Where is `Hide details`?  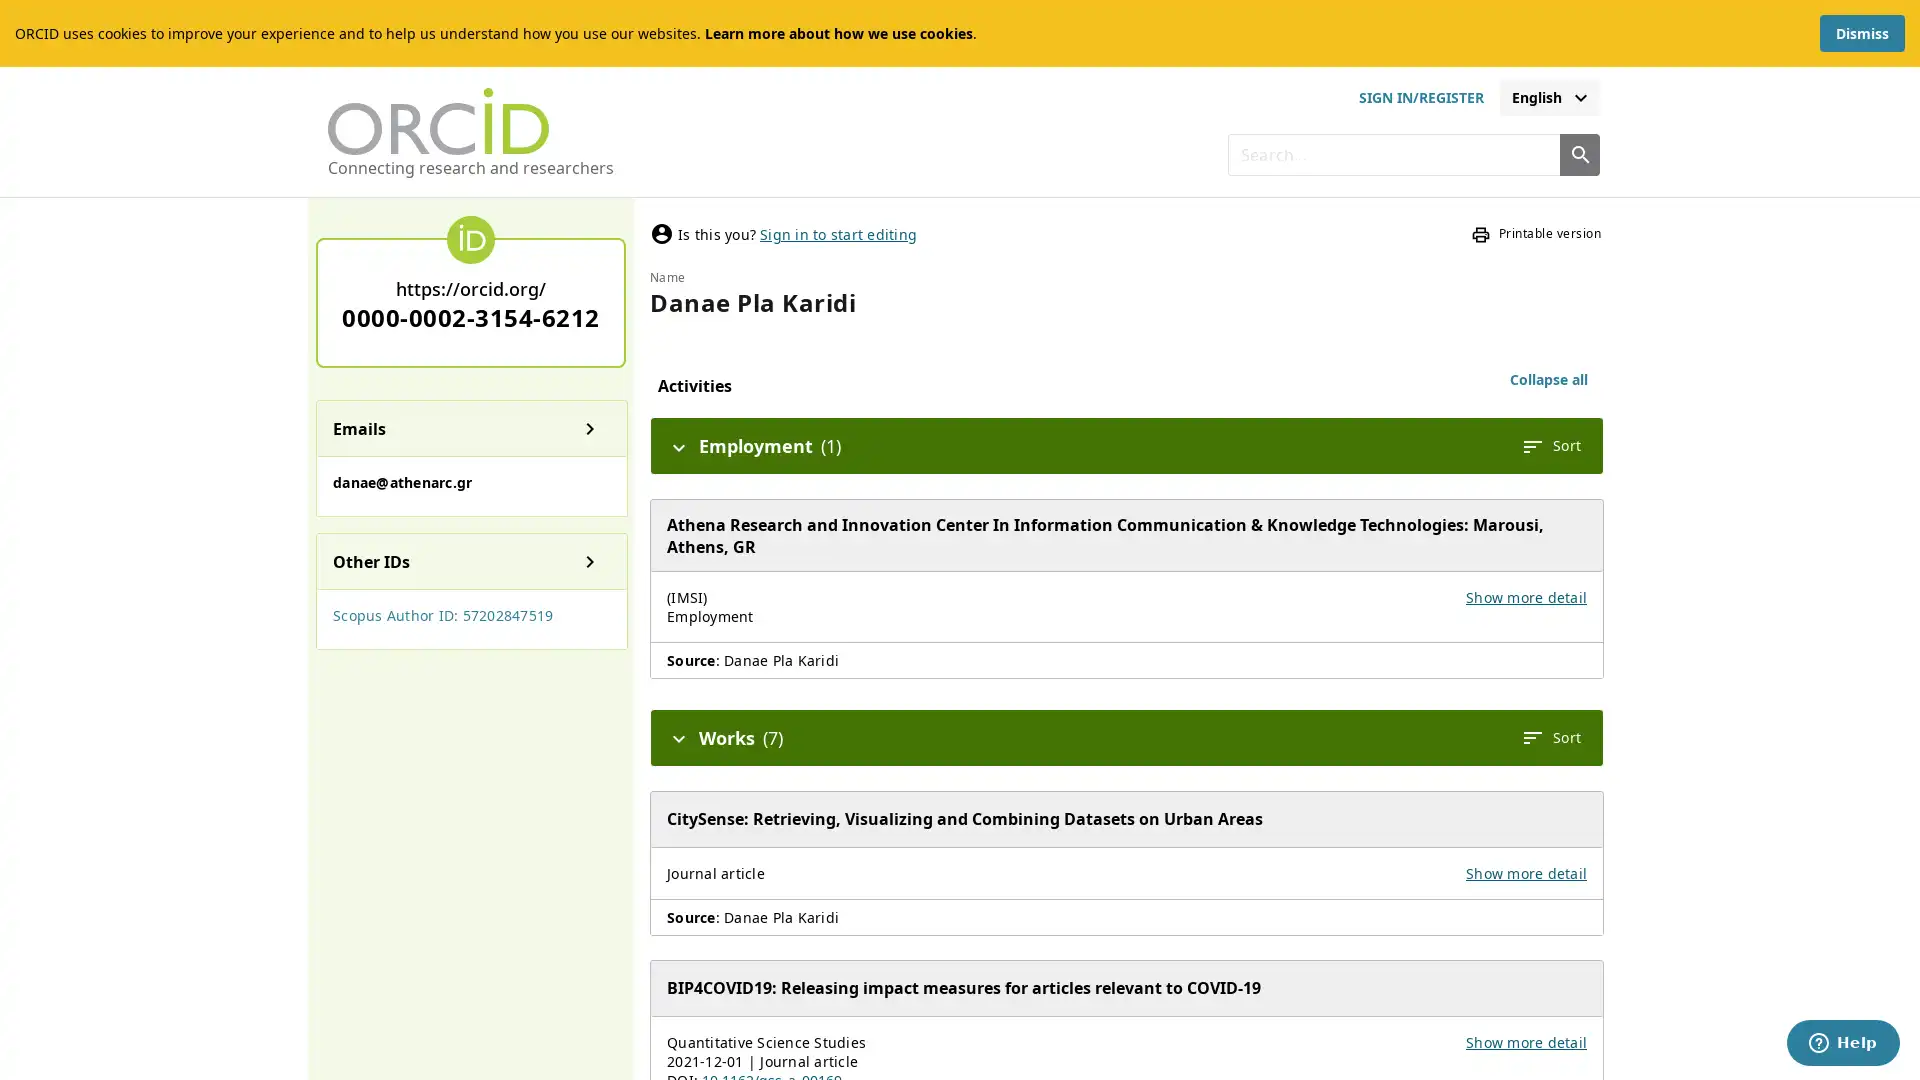
Hide details is located at coordinates (678, 445).